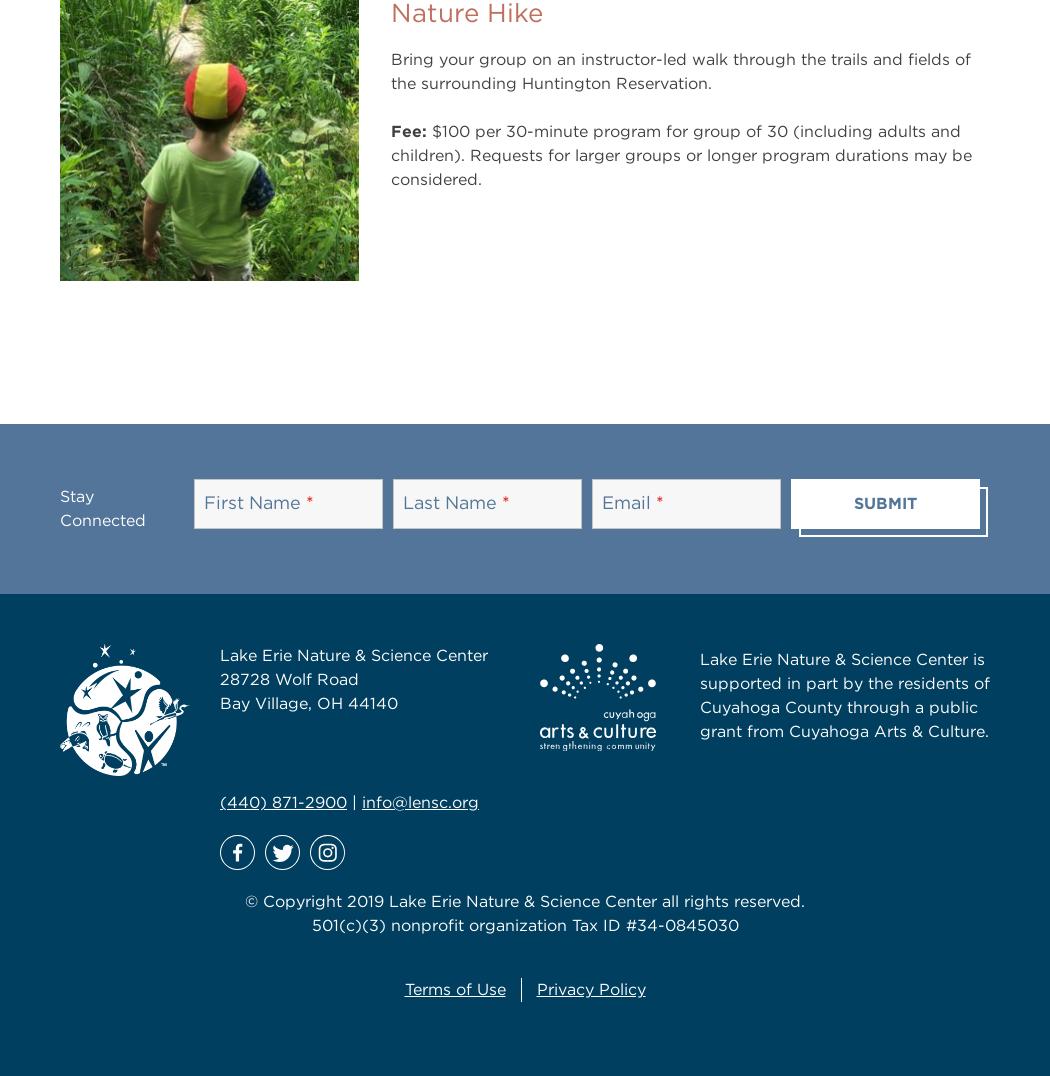 This screenshot has height=1076, width=1050. I want to click on 'Lake Erie Nature & Science Center is supported in part by the residents of Cuyahoga County through a public grant from Cuyahoga Arts & Culture.', so click(843, 695).